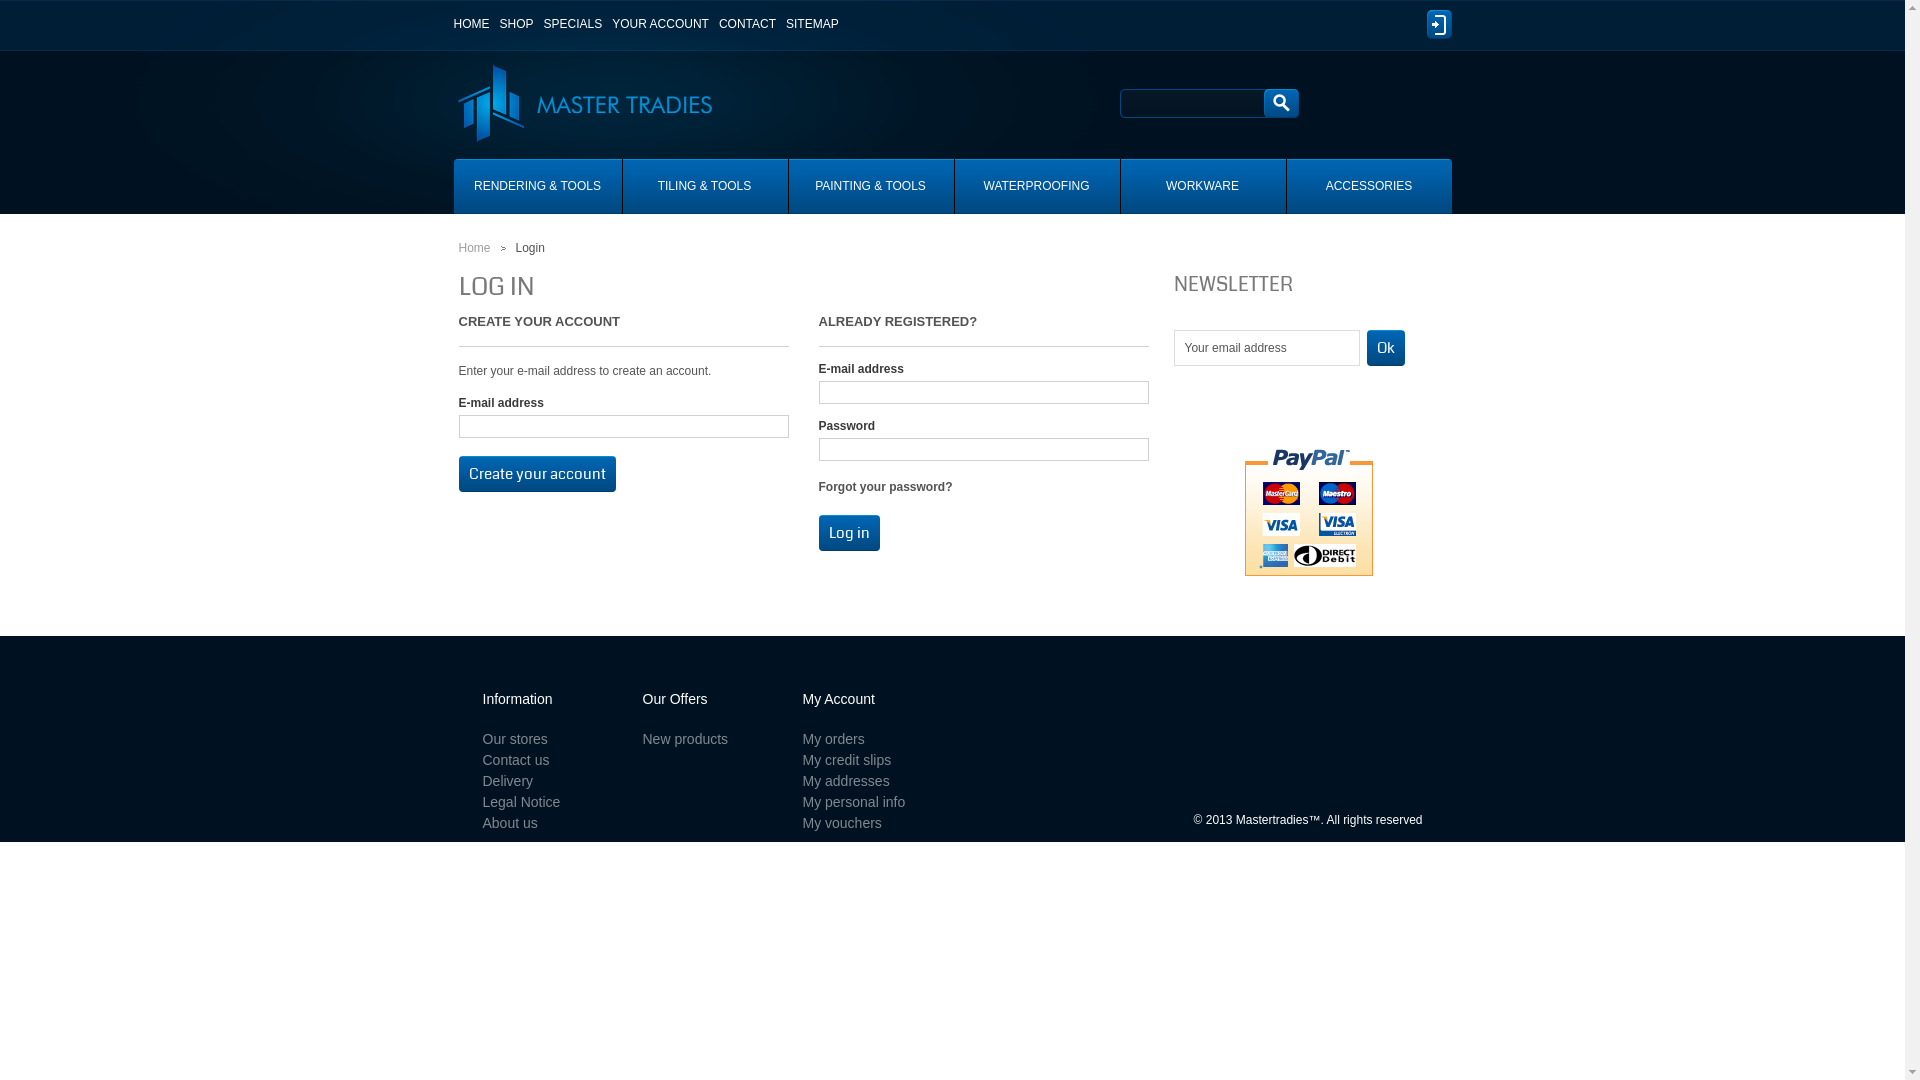  What do you see at coordinates (1437, 24) in the screenshot?
I see `'Log in'` at bounding box center [1437, 24].